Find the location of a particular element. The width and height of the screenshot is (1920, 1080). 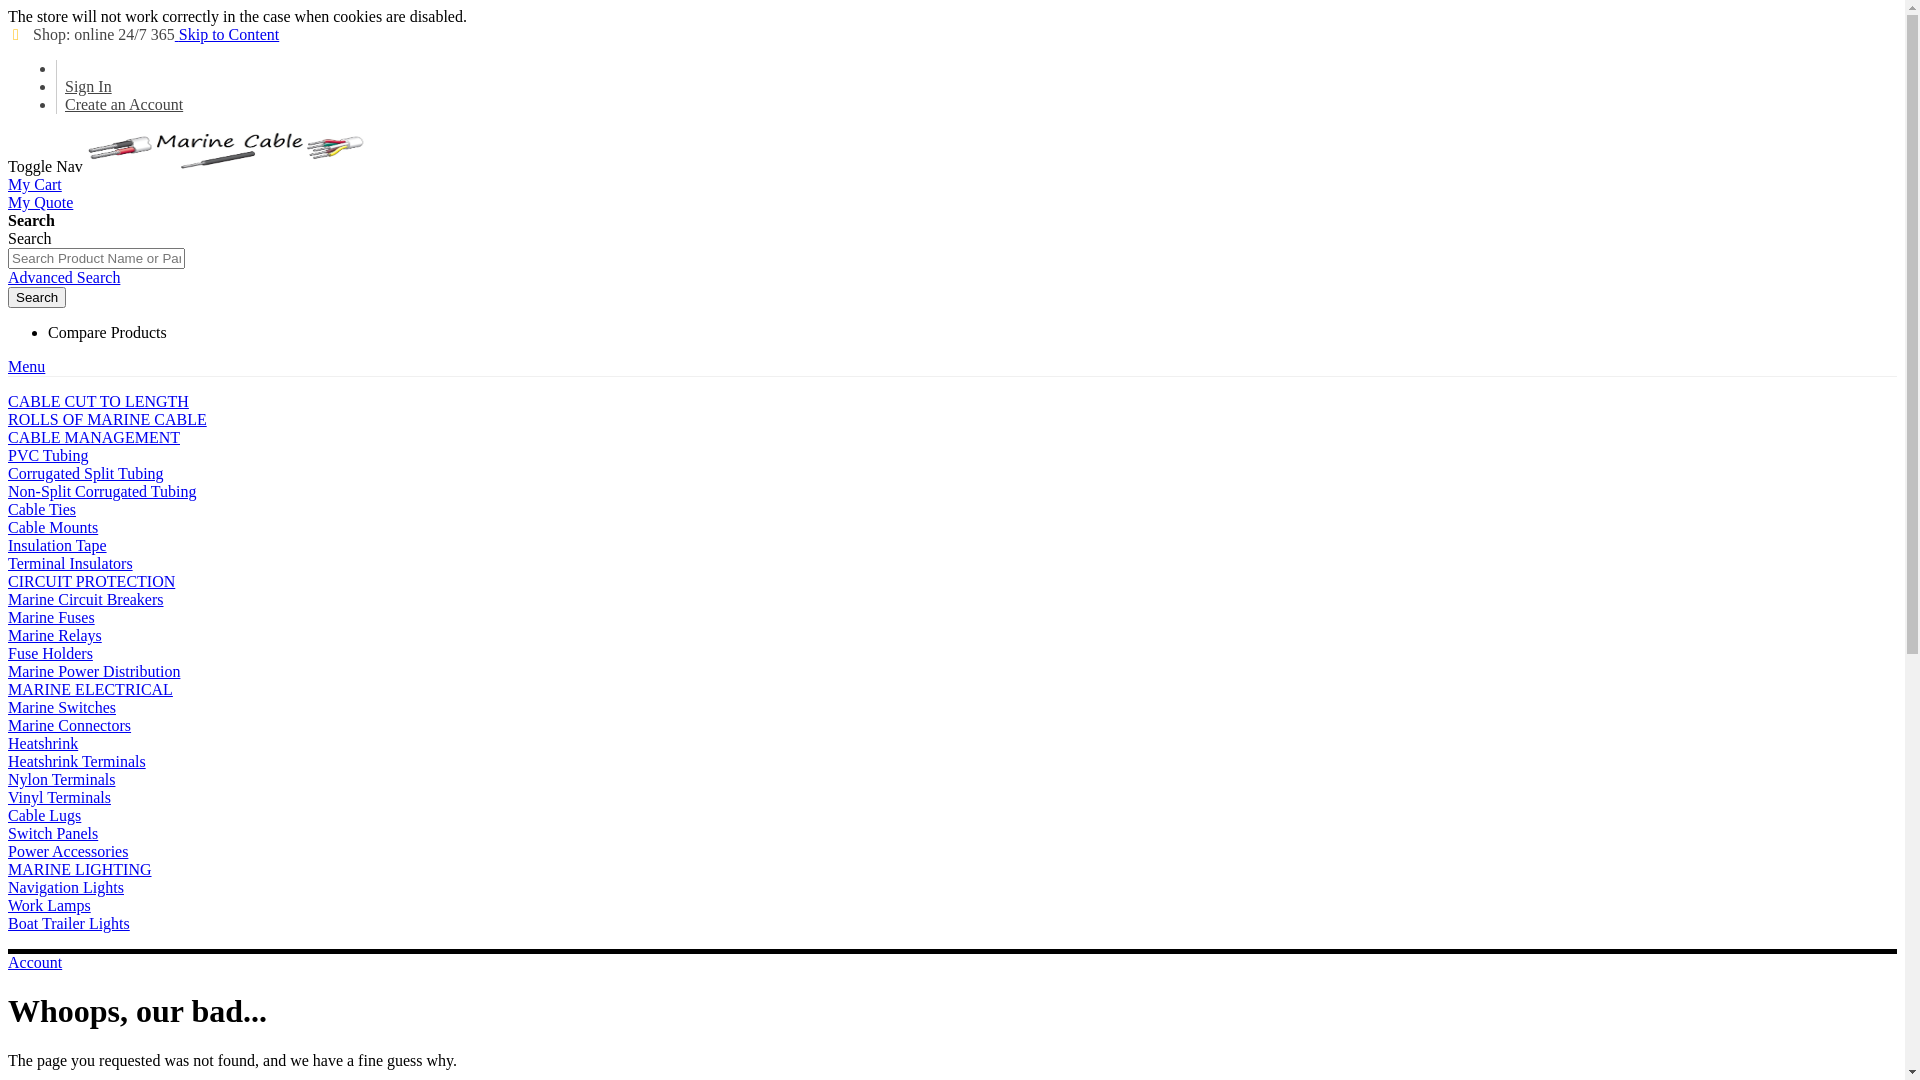

'Heatshrink Terminals' is located at coordinates (76, 761).